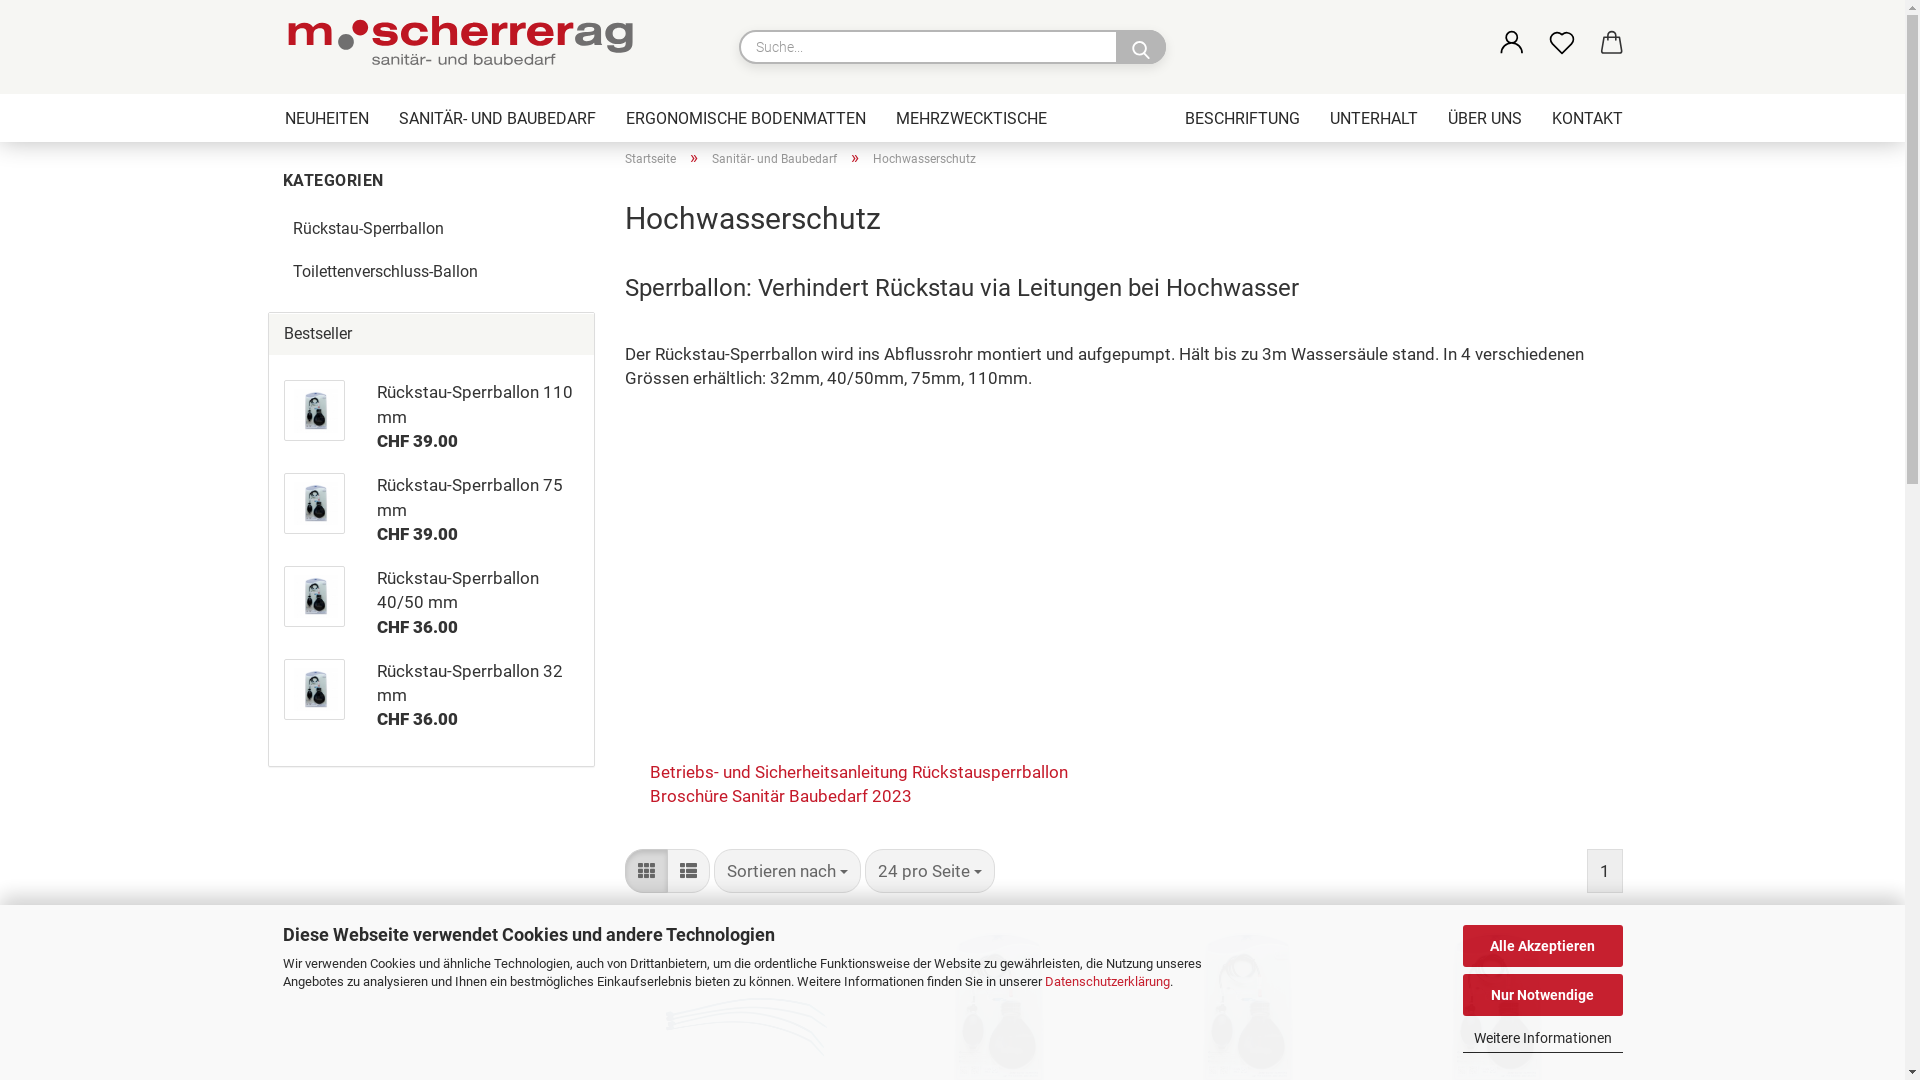  I want to click on 'M. SCHERRER AG', so click(464, 45).